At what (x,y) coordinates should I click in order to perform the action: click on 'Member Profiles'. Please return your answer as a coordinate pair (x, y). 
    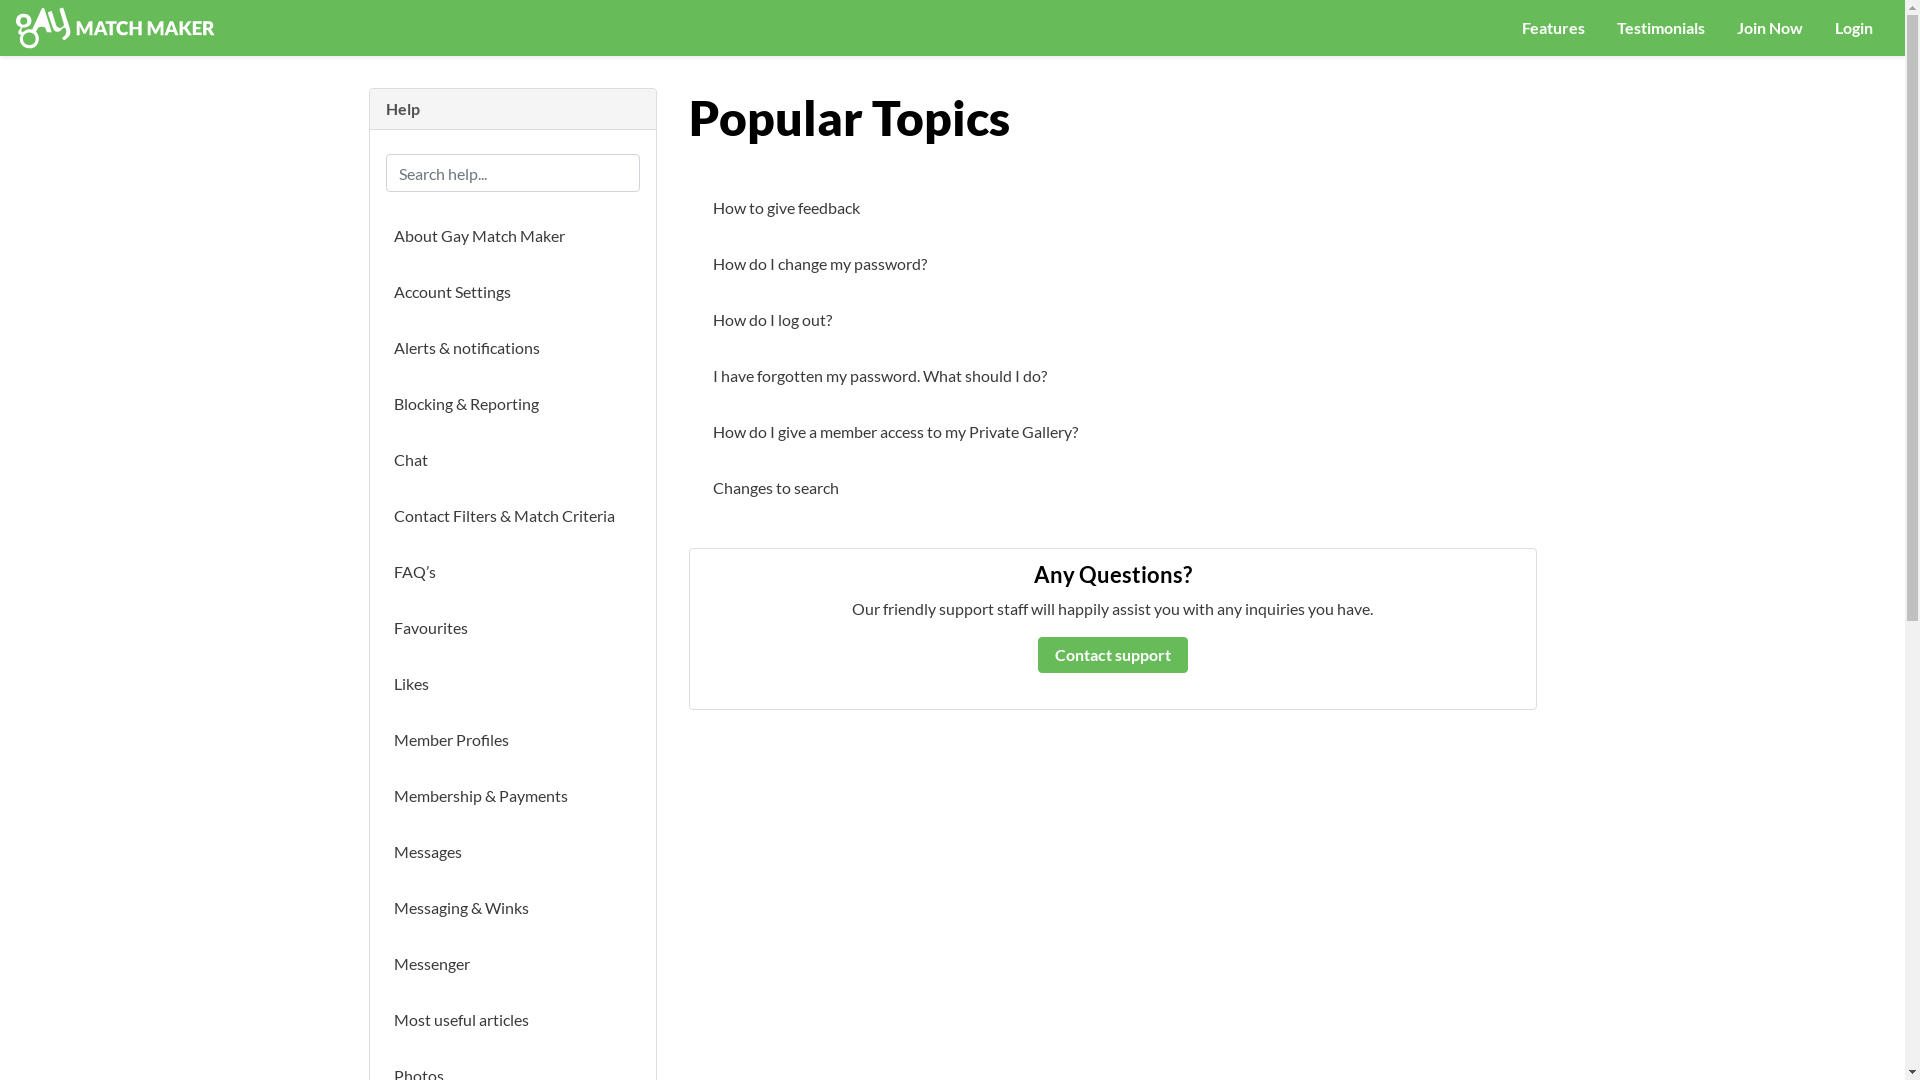
    Looking at the image, I should click on (513, 740).